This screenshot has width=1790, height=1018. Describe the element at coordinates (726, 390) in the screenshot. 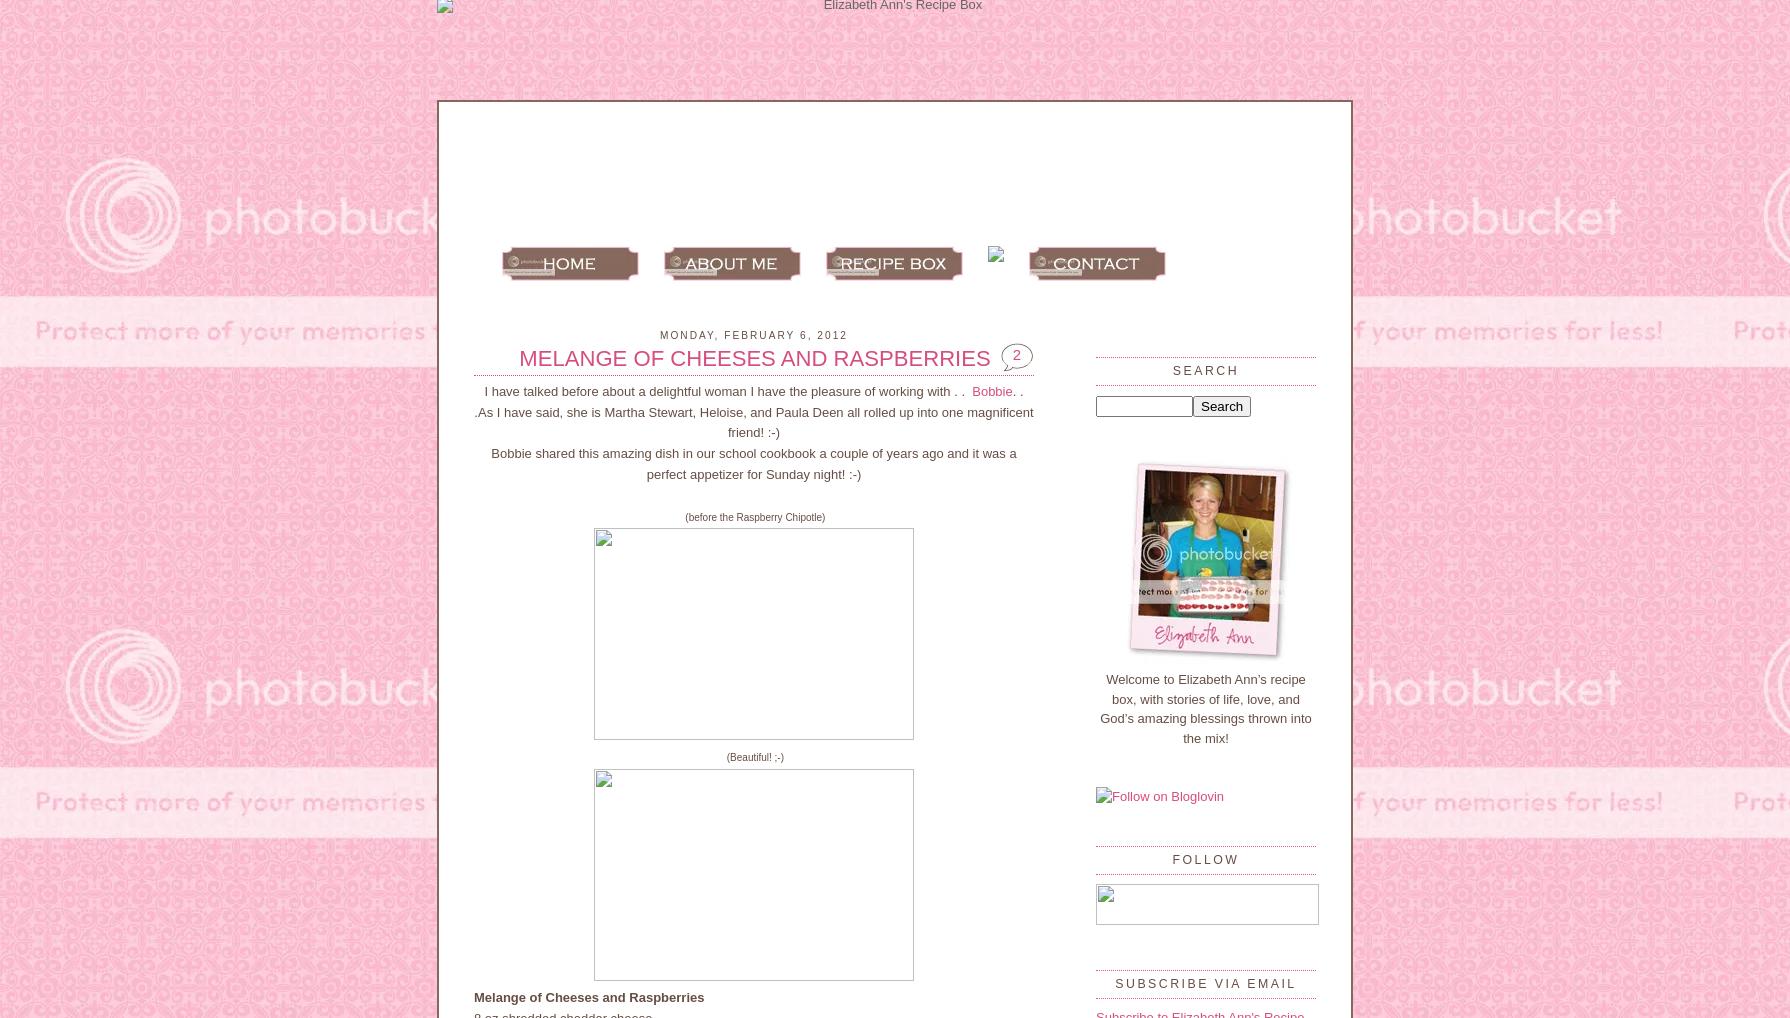

I see `'I have talked before about a delightful woman I have the pleasure of working with . .'` at that location.